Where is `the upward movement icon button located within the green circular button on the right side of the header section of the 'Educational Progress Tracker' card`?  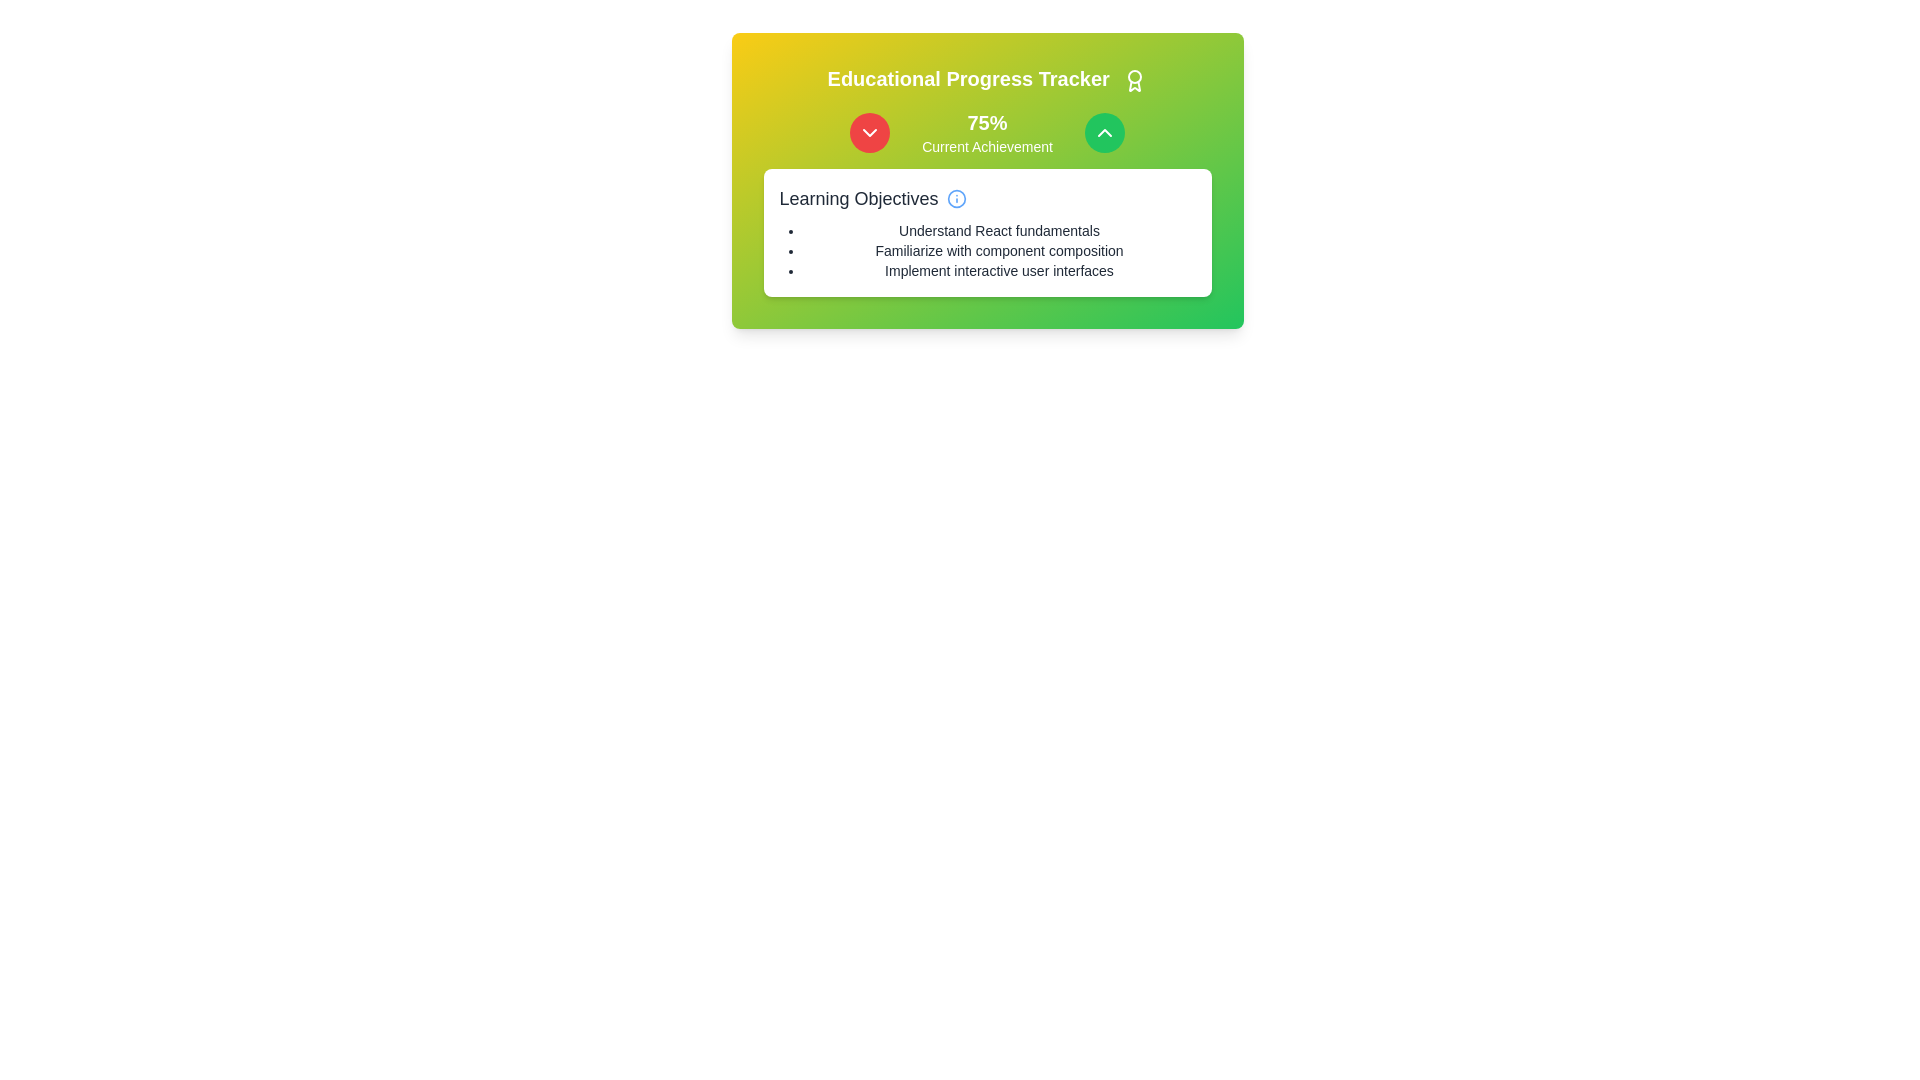 the upward movement icon button located within the green circular button on the right side of the header section of the 'Educational Progress Tracker' card is located at coordinates (1103, 132).